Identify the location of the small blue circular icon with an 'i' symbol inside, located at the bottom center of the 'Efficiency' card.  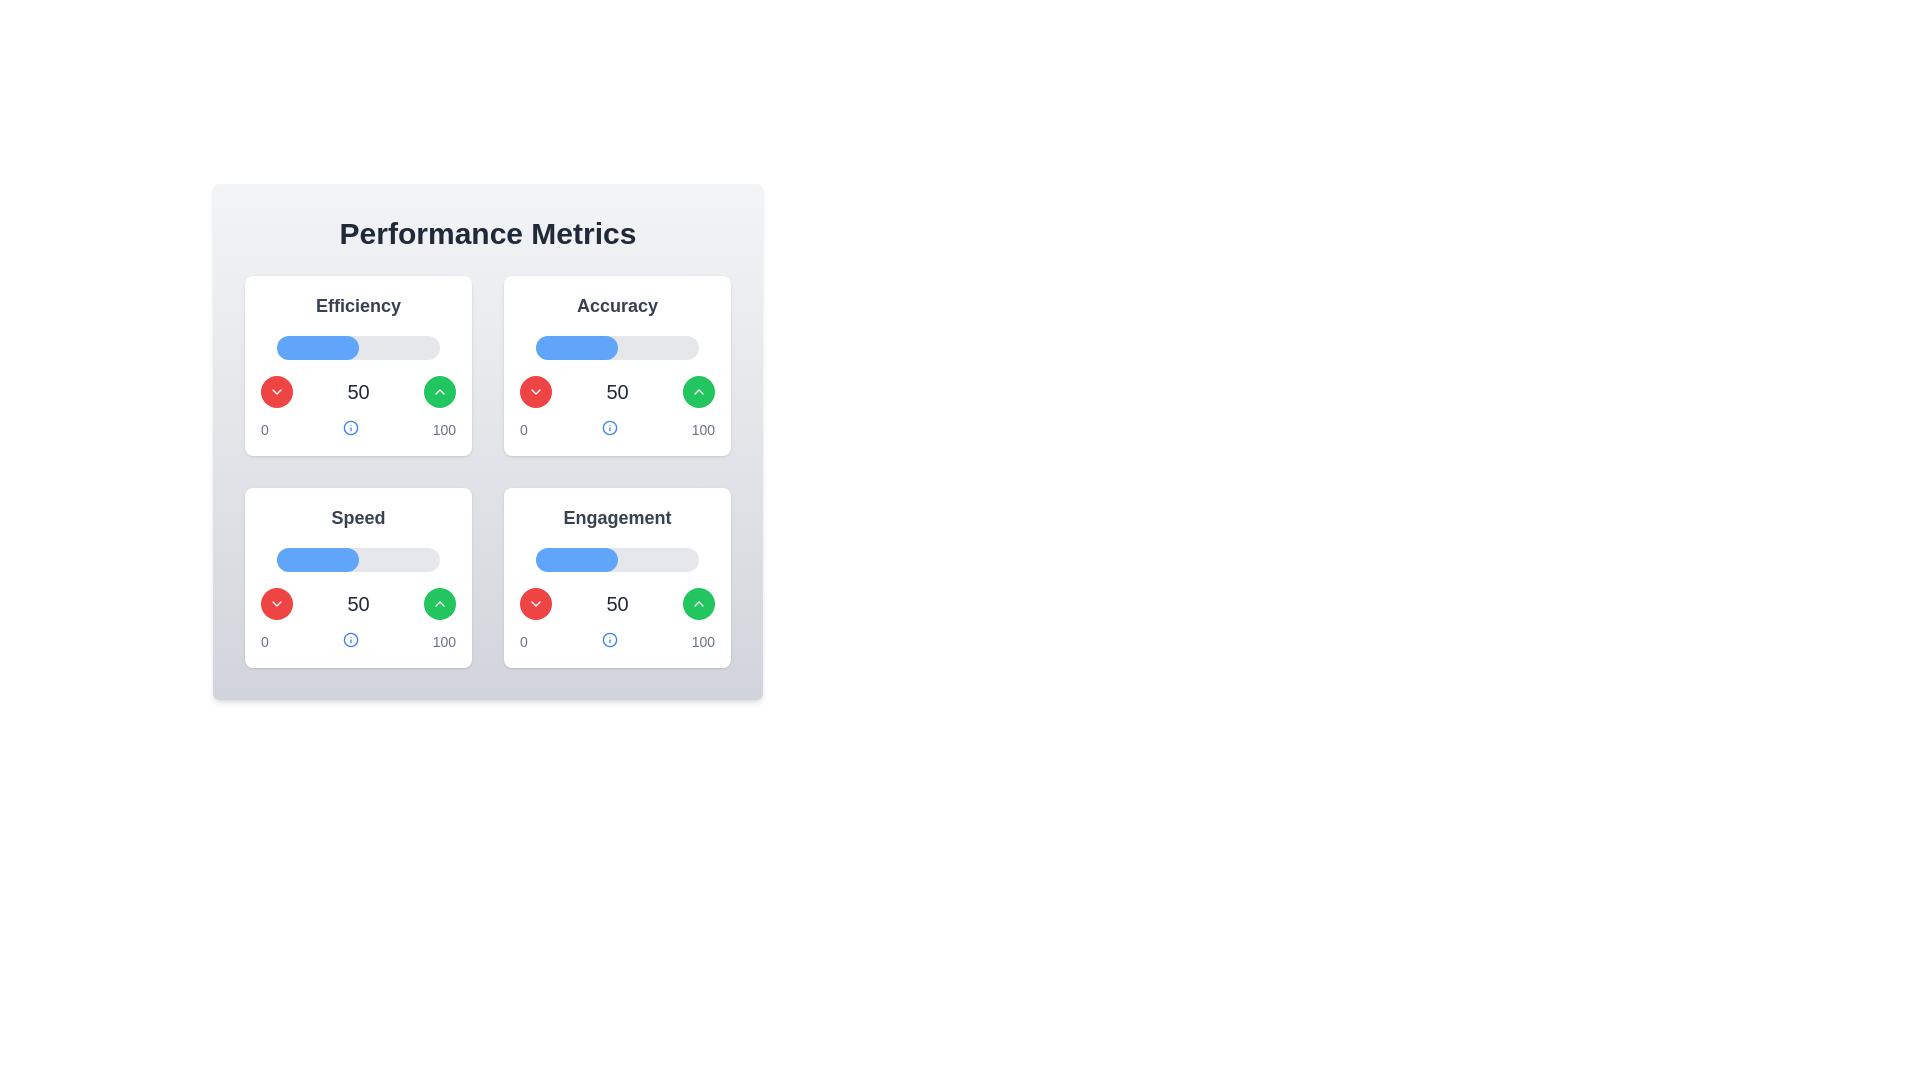
(350, 427).